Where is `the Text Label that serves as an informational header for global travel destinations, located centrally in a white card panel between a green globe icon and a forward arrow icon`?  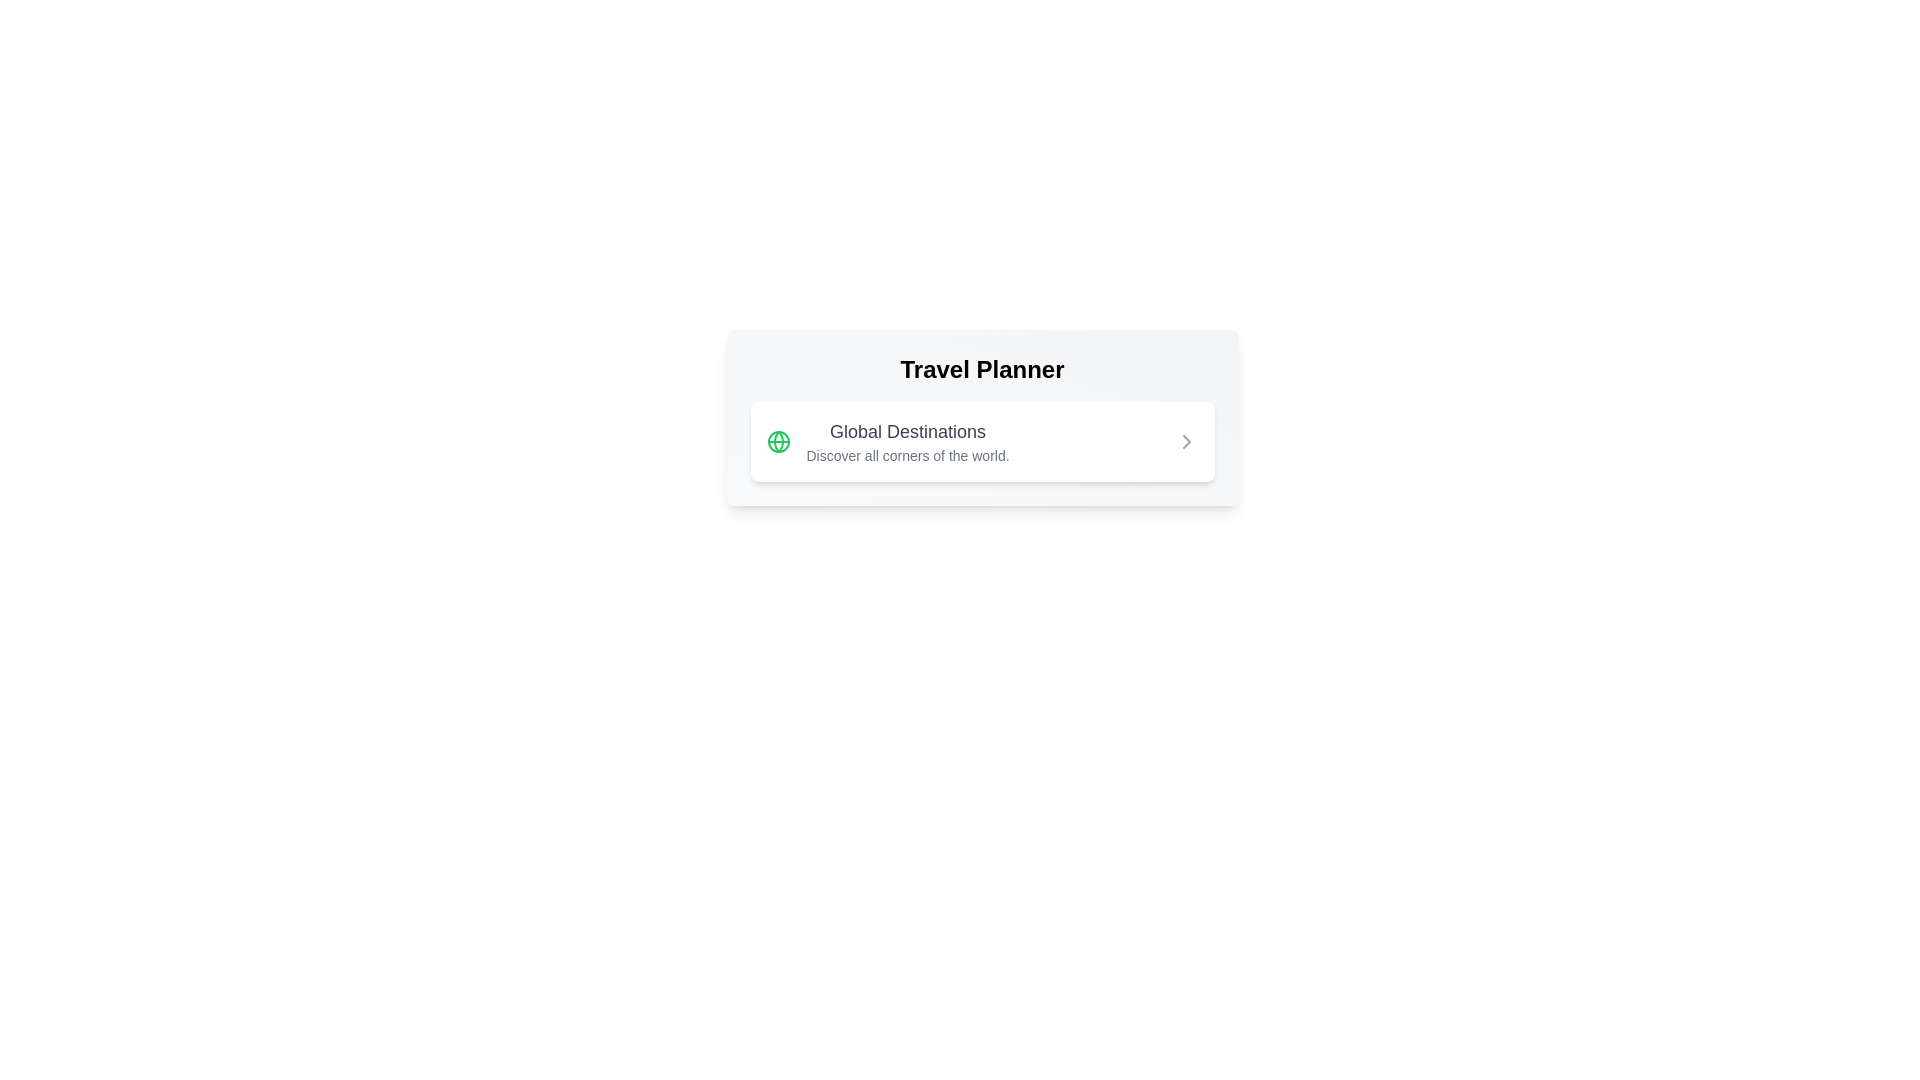
the Text Label that serves as an informational header for global travel destinations, located centrally in a white card panel between a green globe icon and a forward arrow icon is located at coordinates (906, 441).